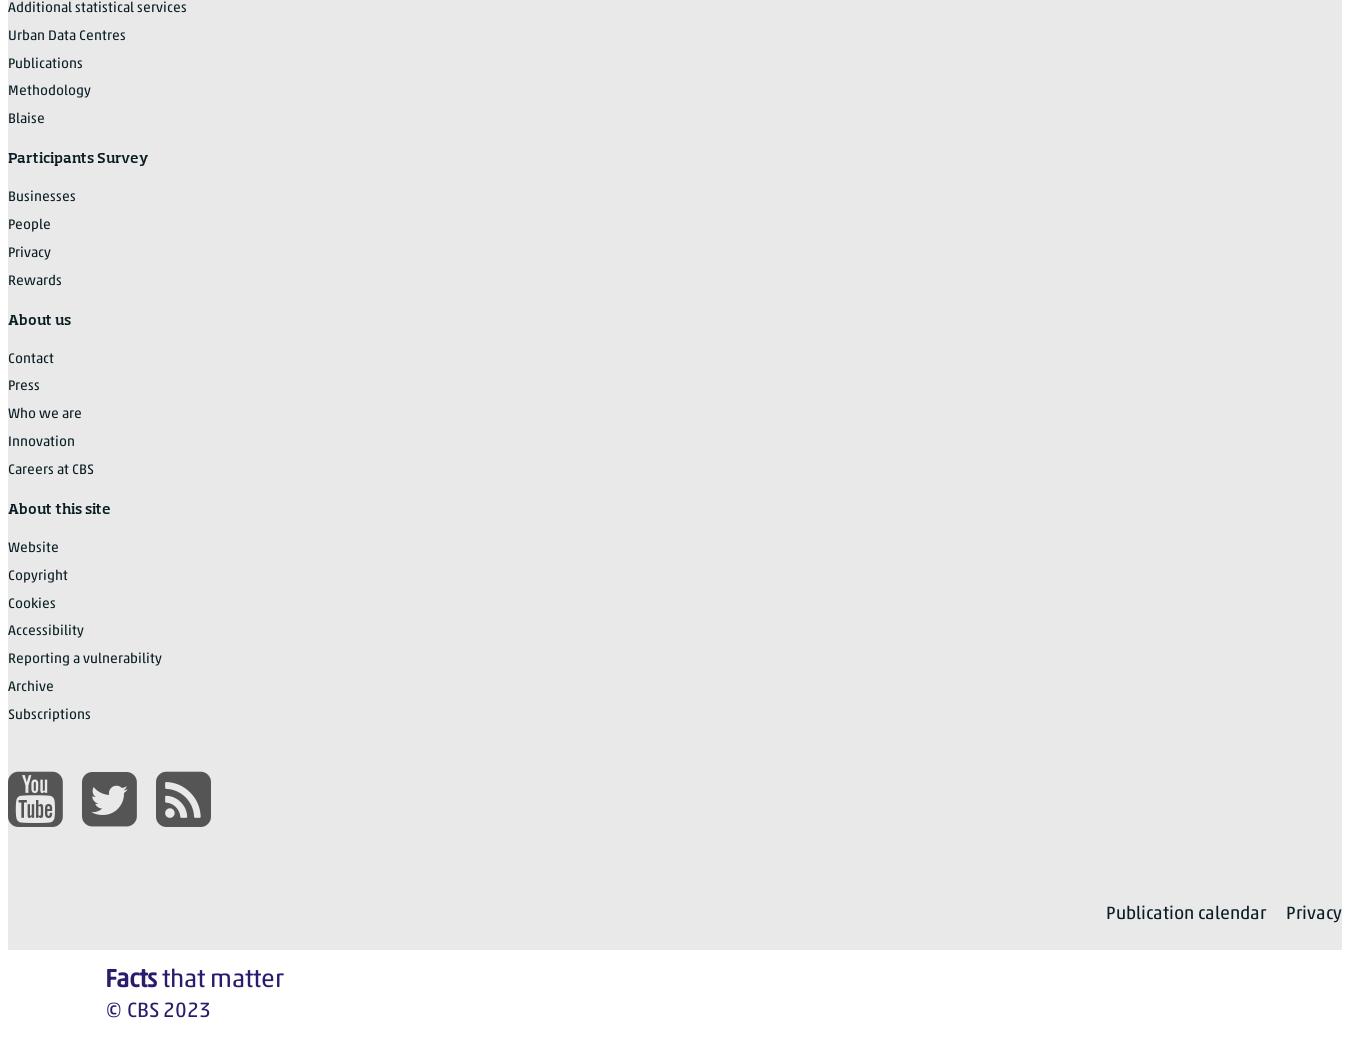 The image size is (1357, 1045). I want to click on 'Who we are', so click(44, 414).